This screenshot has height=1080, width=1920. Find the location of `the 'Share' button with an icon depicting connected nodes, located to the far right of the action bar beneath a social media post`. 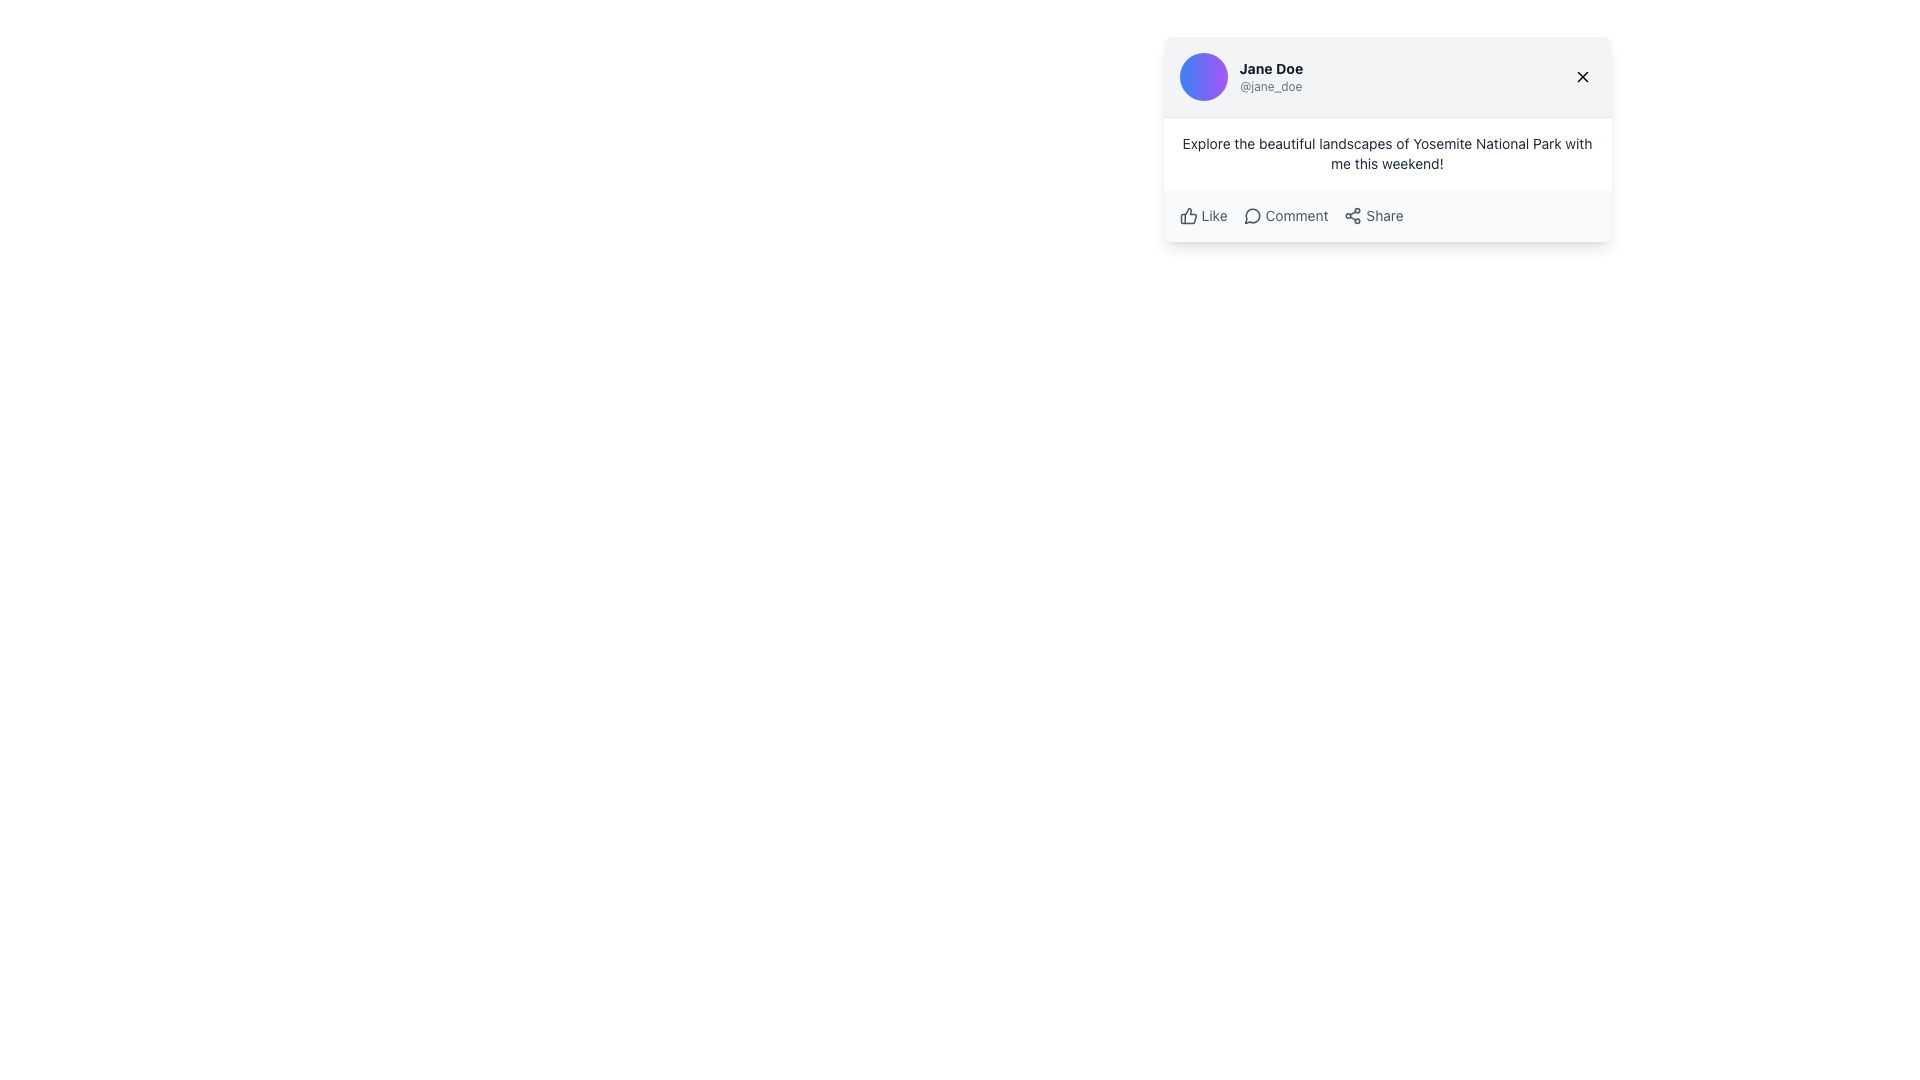

the 'Share' button with an icon depicting connected nodes, located to the far right of the action bar beneath a social media post is located at coordinates (1373, 216).